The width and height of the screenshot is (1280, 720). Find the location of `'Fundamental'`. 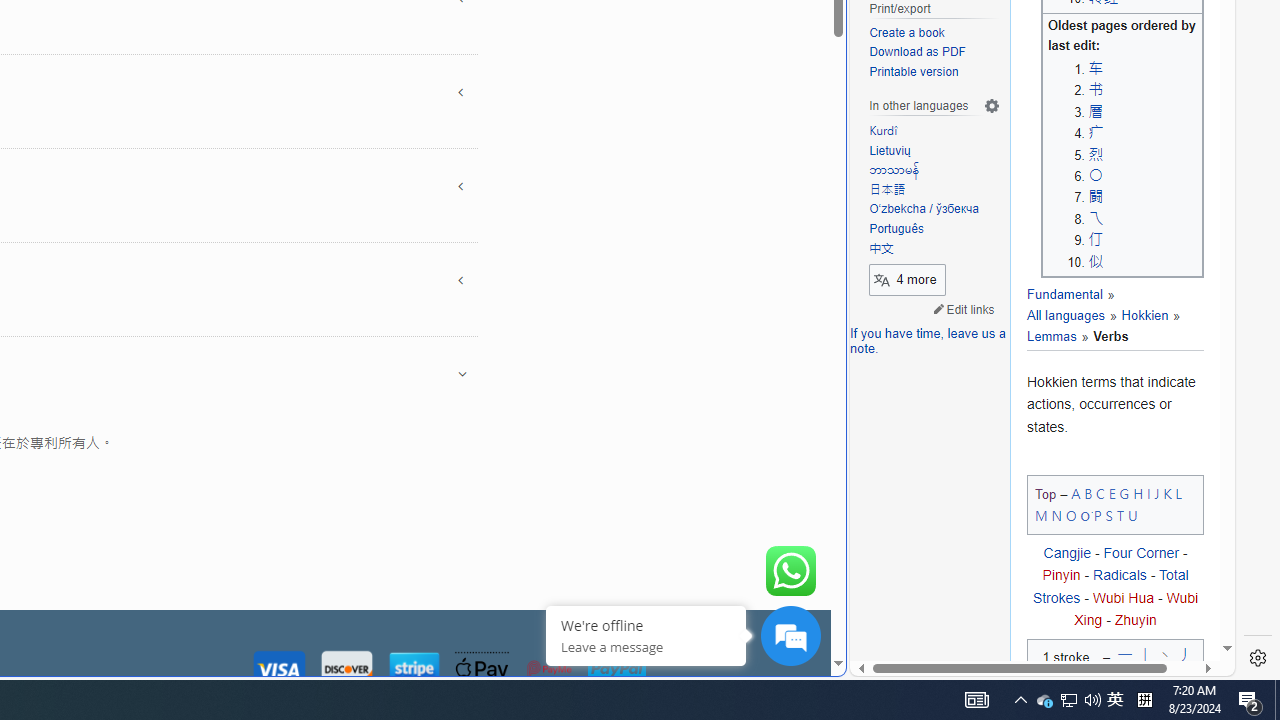

'Fundamental' is located at coordinates (1063, 295).